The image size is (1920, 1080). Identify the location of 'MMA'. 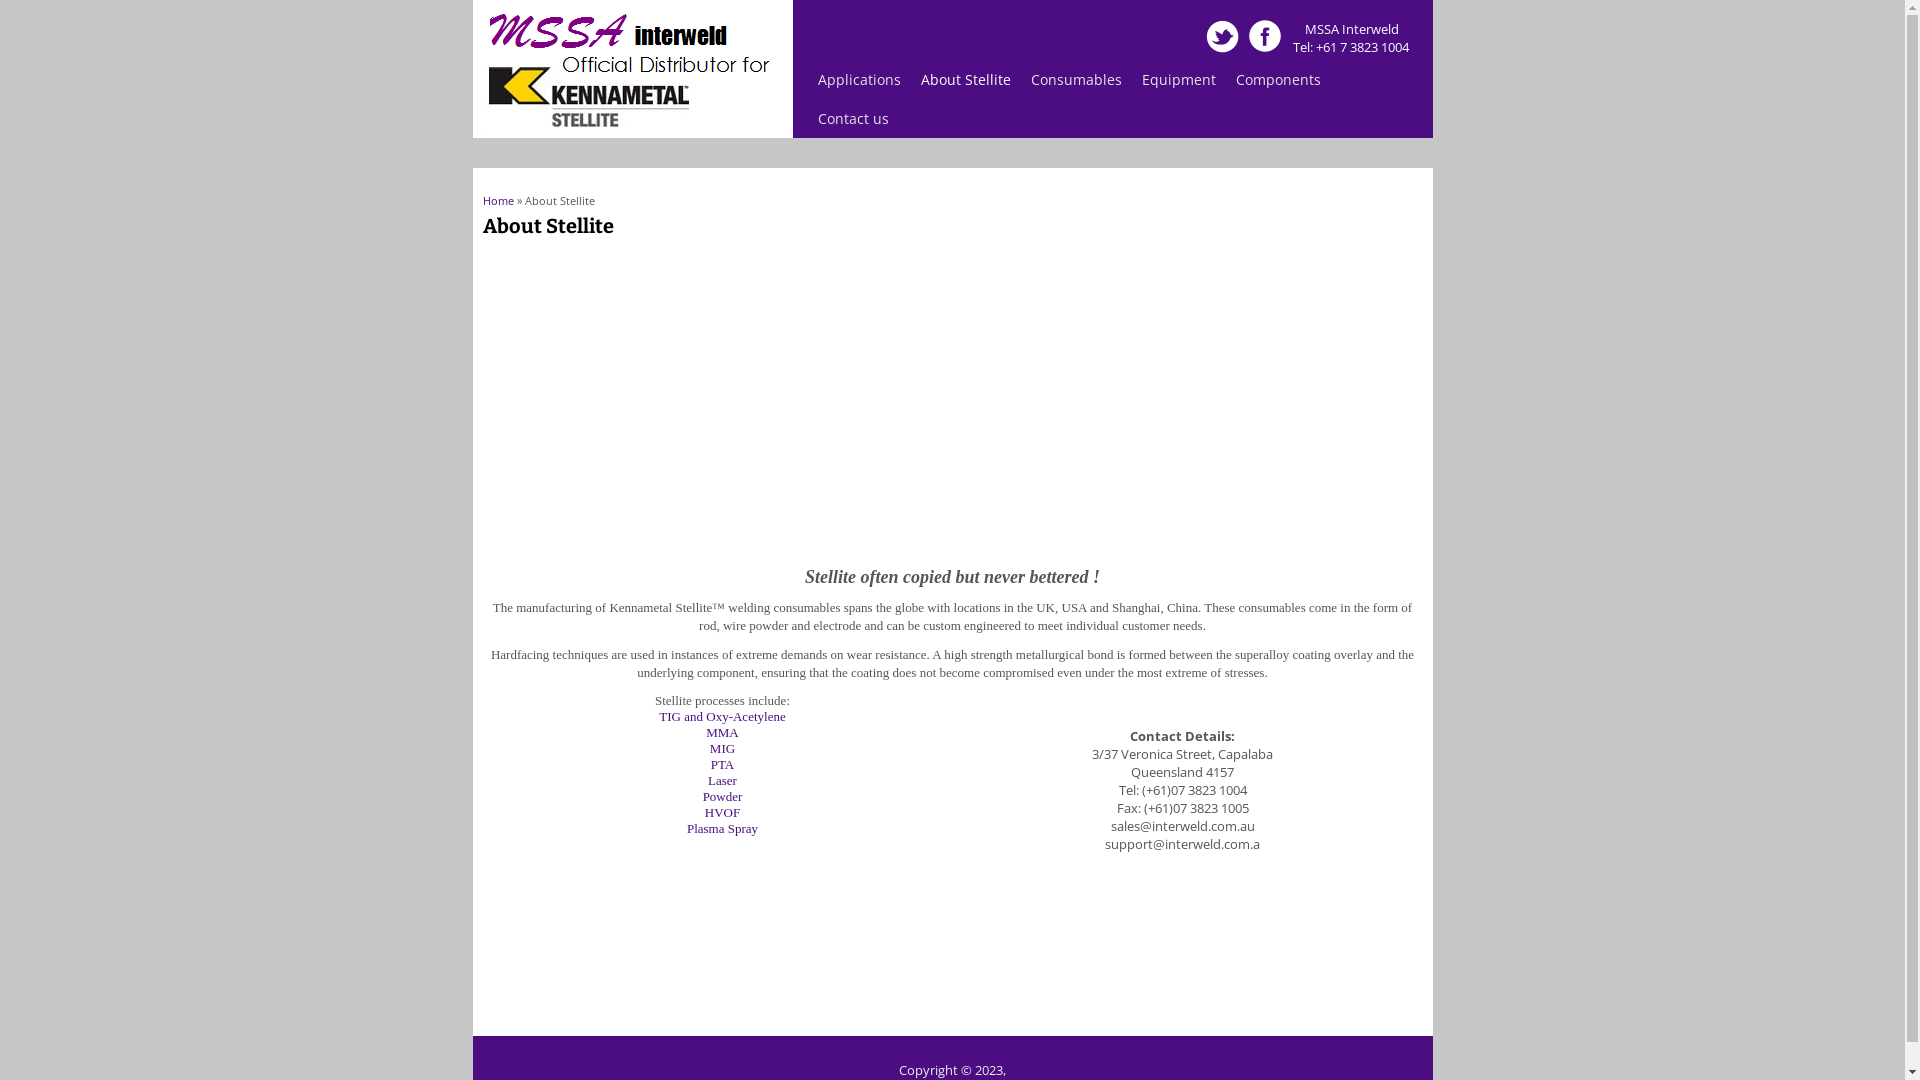
(721, 732).